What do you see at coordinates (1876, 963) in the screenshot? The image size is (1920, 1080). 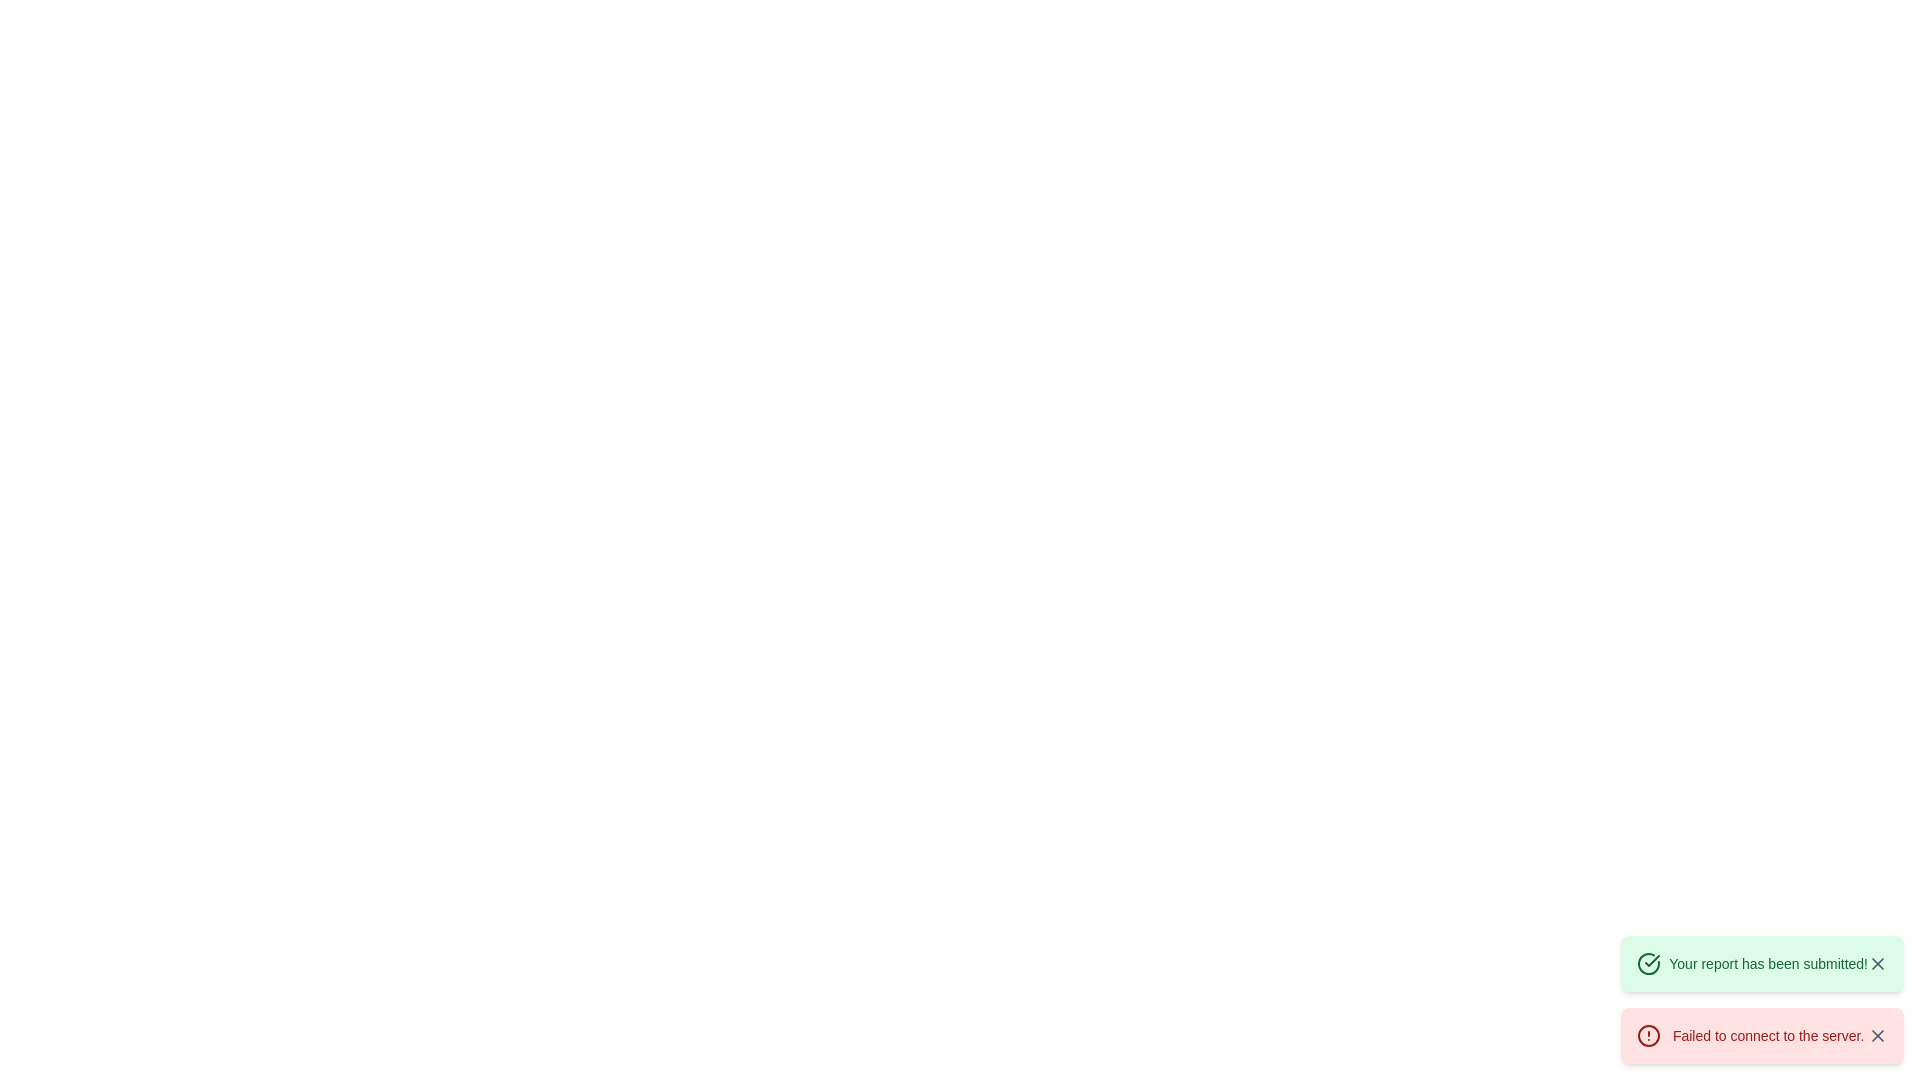 I see `the small 'X' icon located at the far-right side of the green notification box that contains the text 'Your report has been submitted!'` at bounding box center [1876, 963].